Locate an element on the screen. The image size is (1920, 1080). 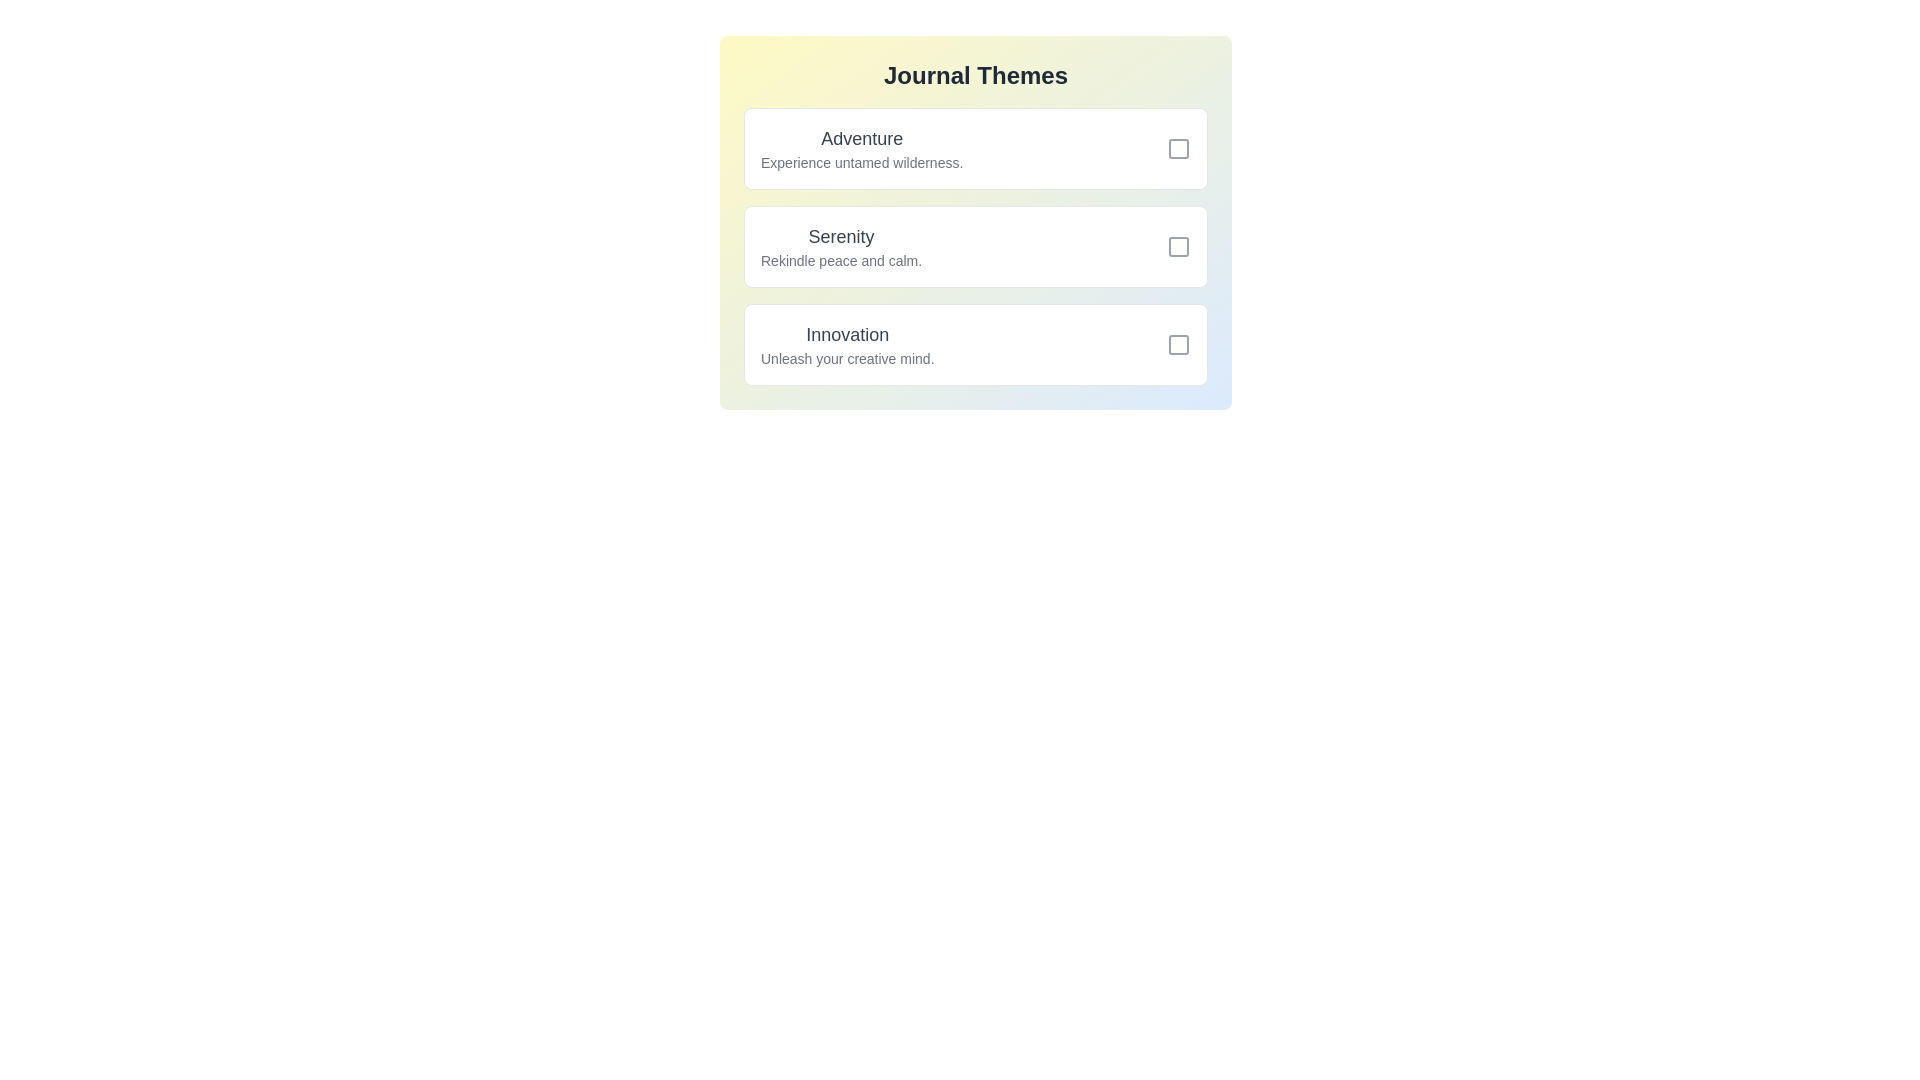
the second selectable option in the 'Journal Themes' list, which is associated with the theme 'Serenity' is located at coordinates (975, 245).